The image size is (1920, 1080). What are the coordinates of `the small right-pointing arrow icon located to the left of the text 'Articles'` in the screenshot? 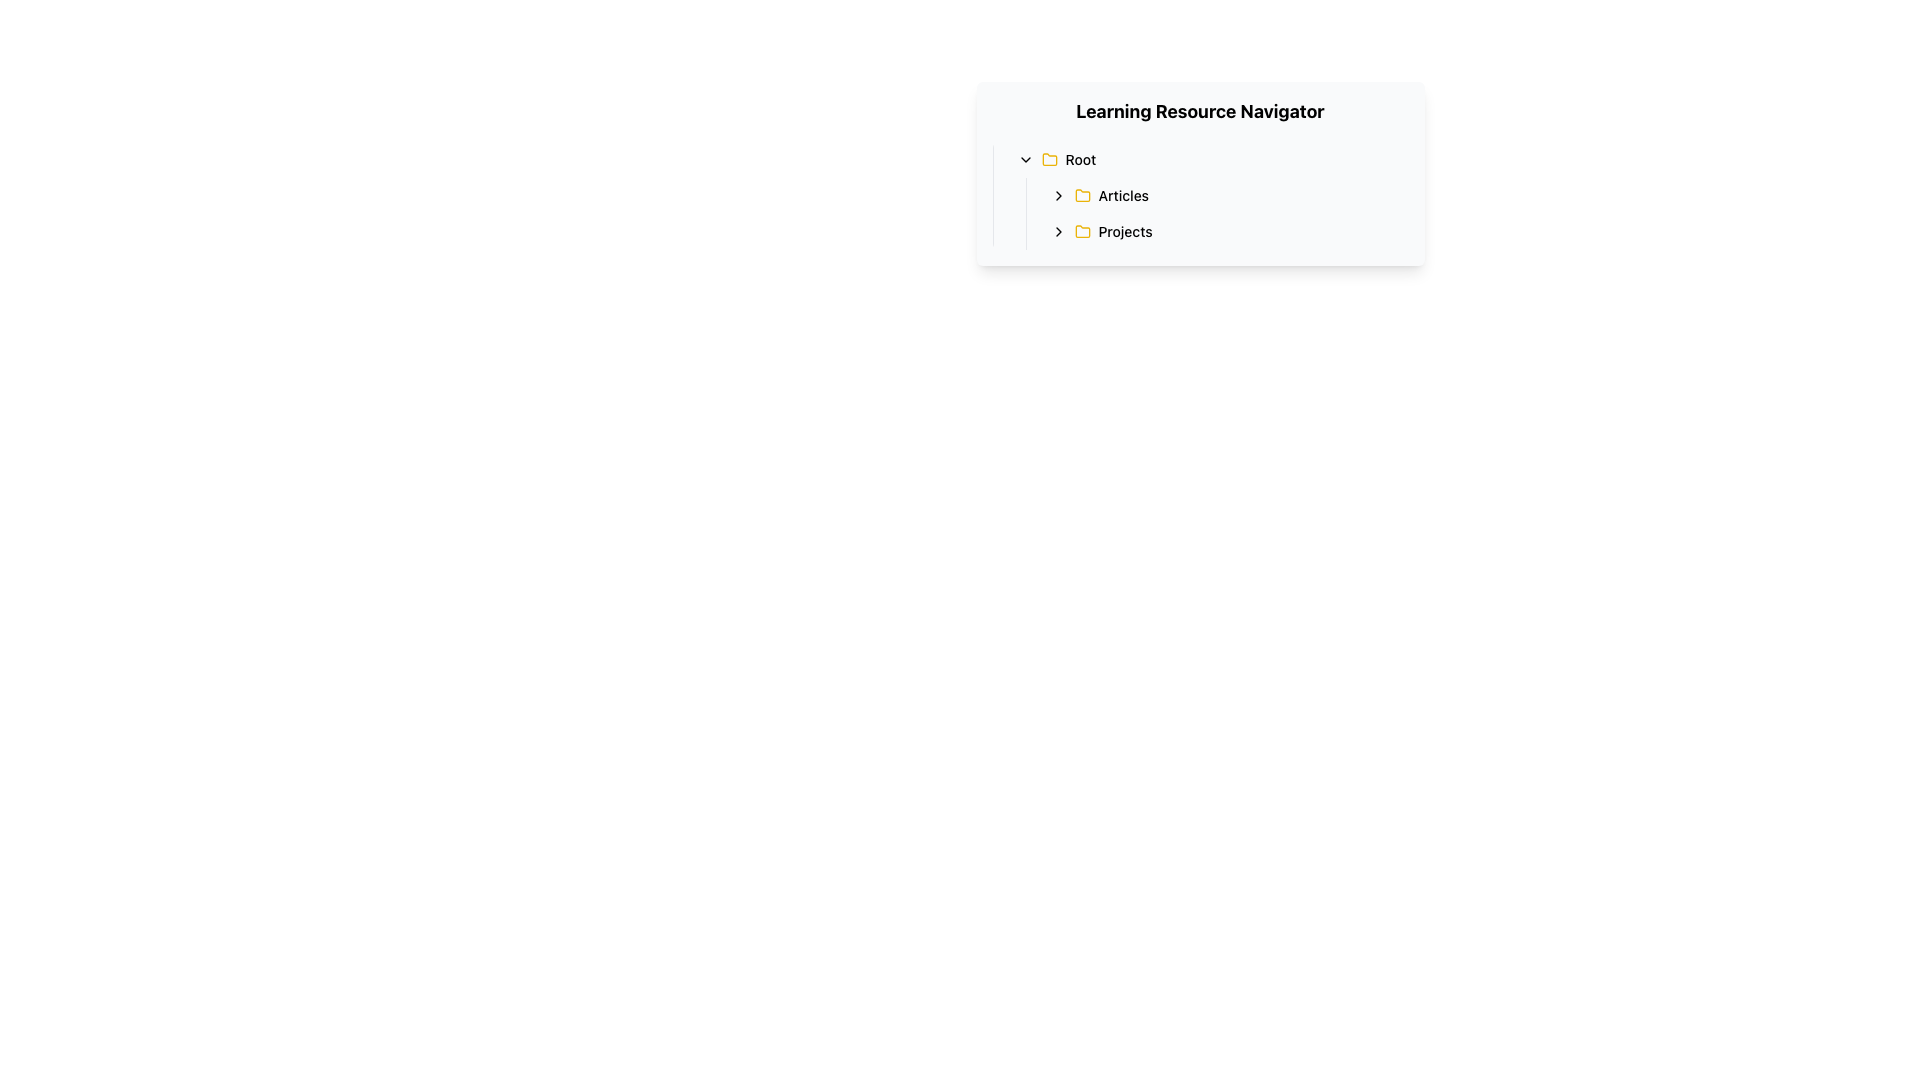 It's located at (1057, 196).